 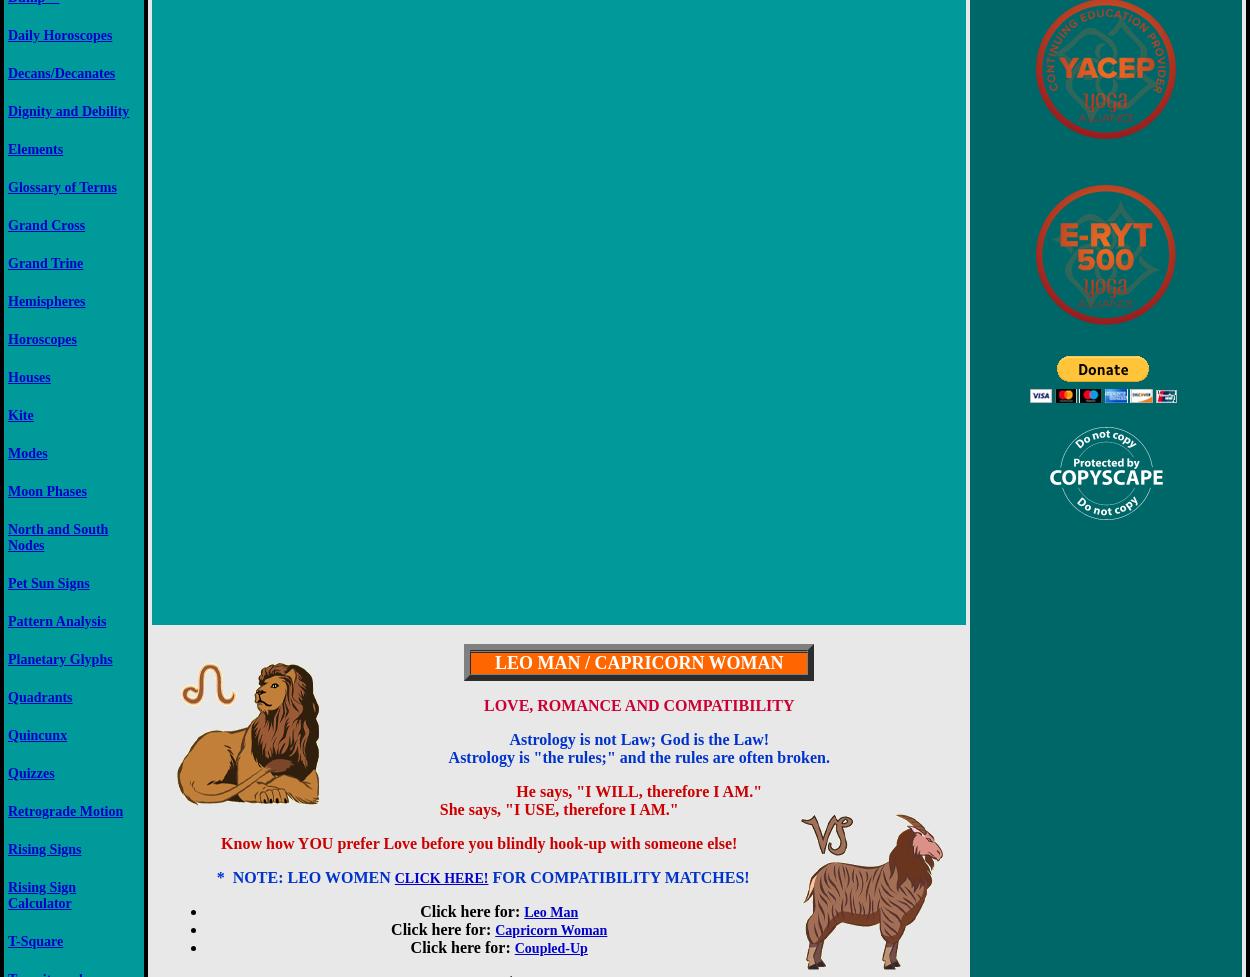 I want to click on 'T-Square', so click(x=35, y=939).